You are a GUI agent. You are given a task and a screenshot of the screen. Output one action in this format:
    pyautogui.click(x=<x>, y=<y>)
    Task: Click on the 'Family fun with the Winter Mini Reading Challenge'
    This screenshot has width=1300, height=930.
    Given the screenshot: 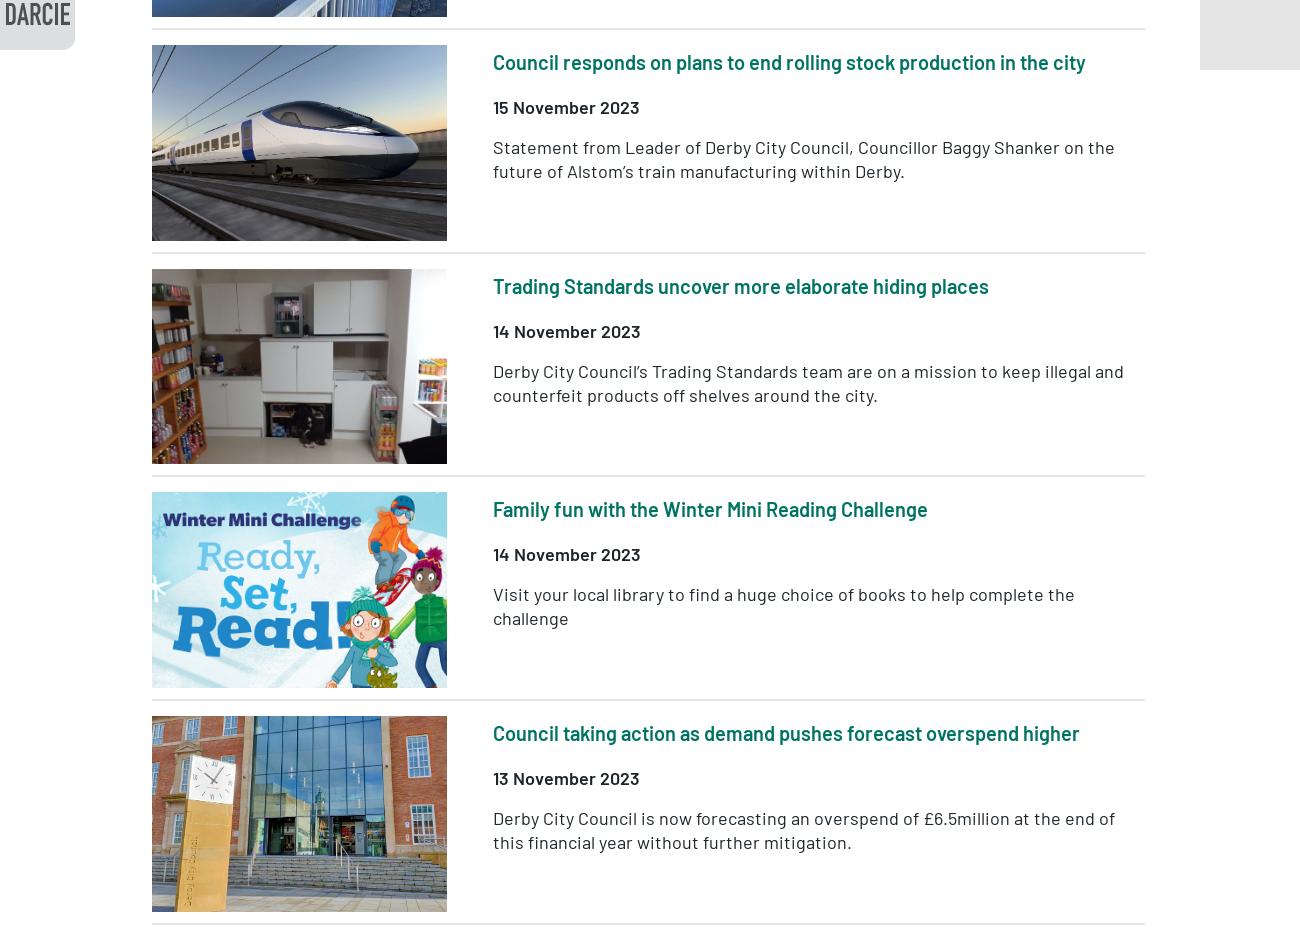 What is the action you would take?
    pyautogui.click(x=710, y=507)
    